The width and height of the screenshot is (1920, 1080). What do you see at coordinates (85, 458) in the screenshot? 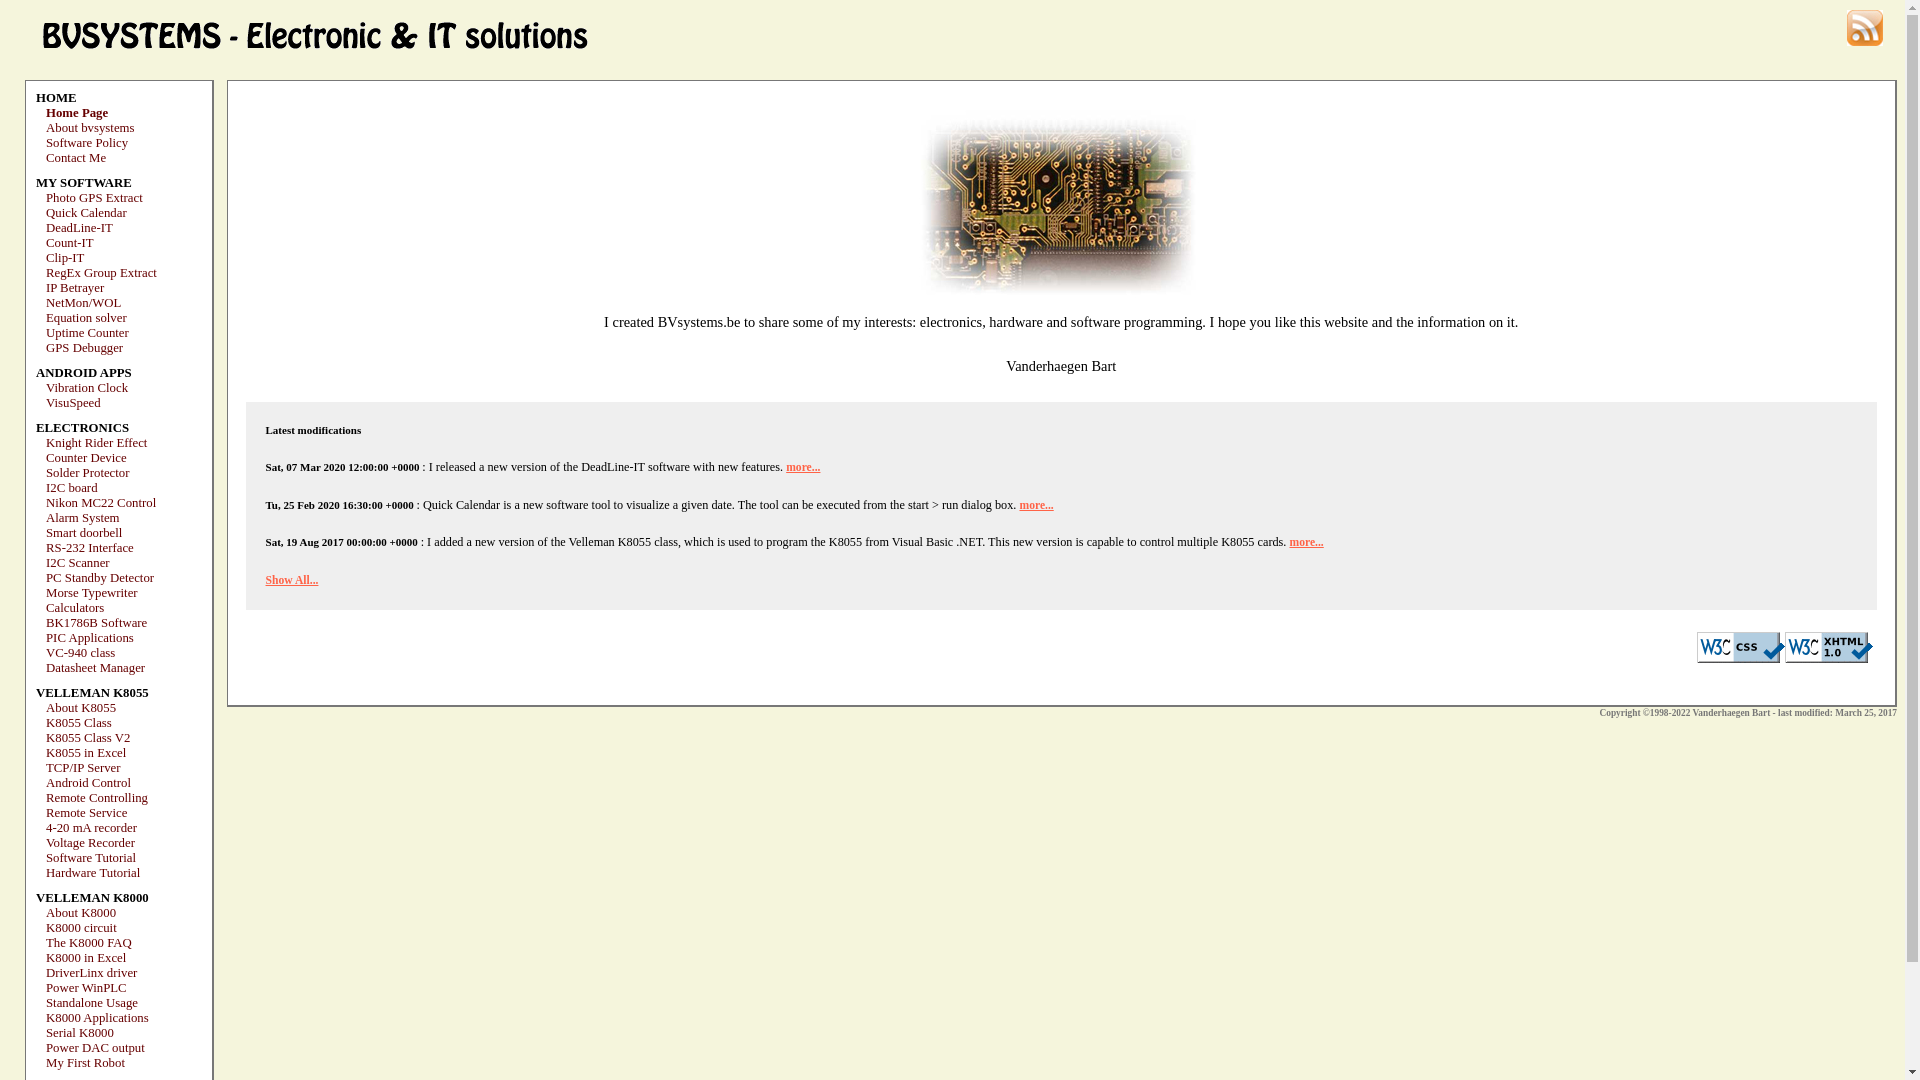
I see `'Counter Device'` at bounding box center [85, 458].